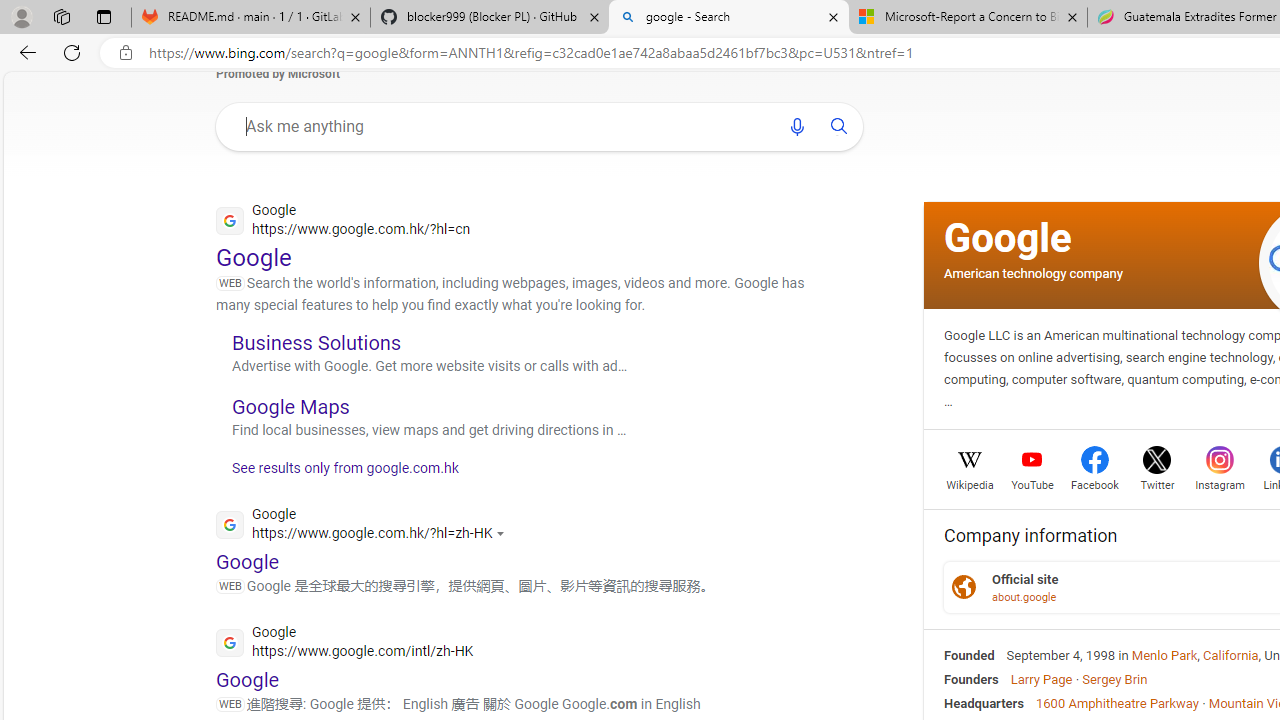  Describe the element at coordinates (1008, 236) in the screenshot. I see `'Google'` at that location.